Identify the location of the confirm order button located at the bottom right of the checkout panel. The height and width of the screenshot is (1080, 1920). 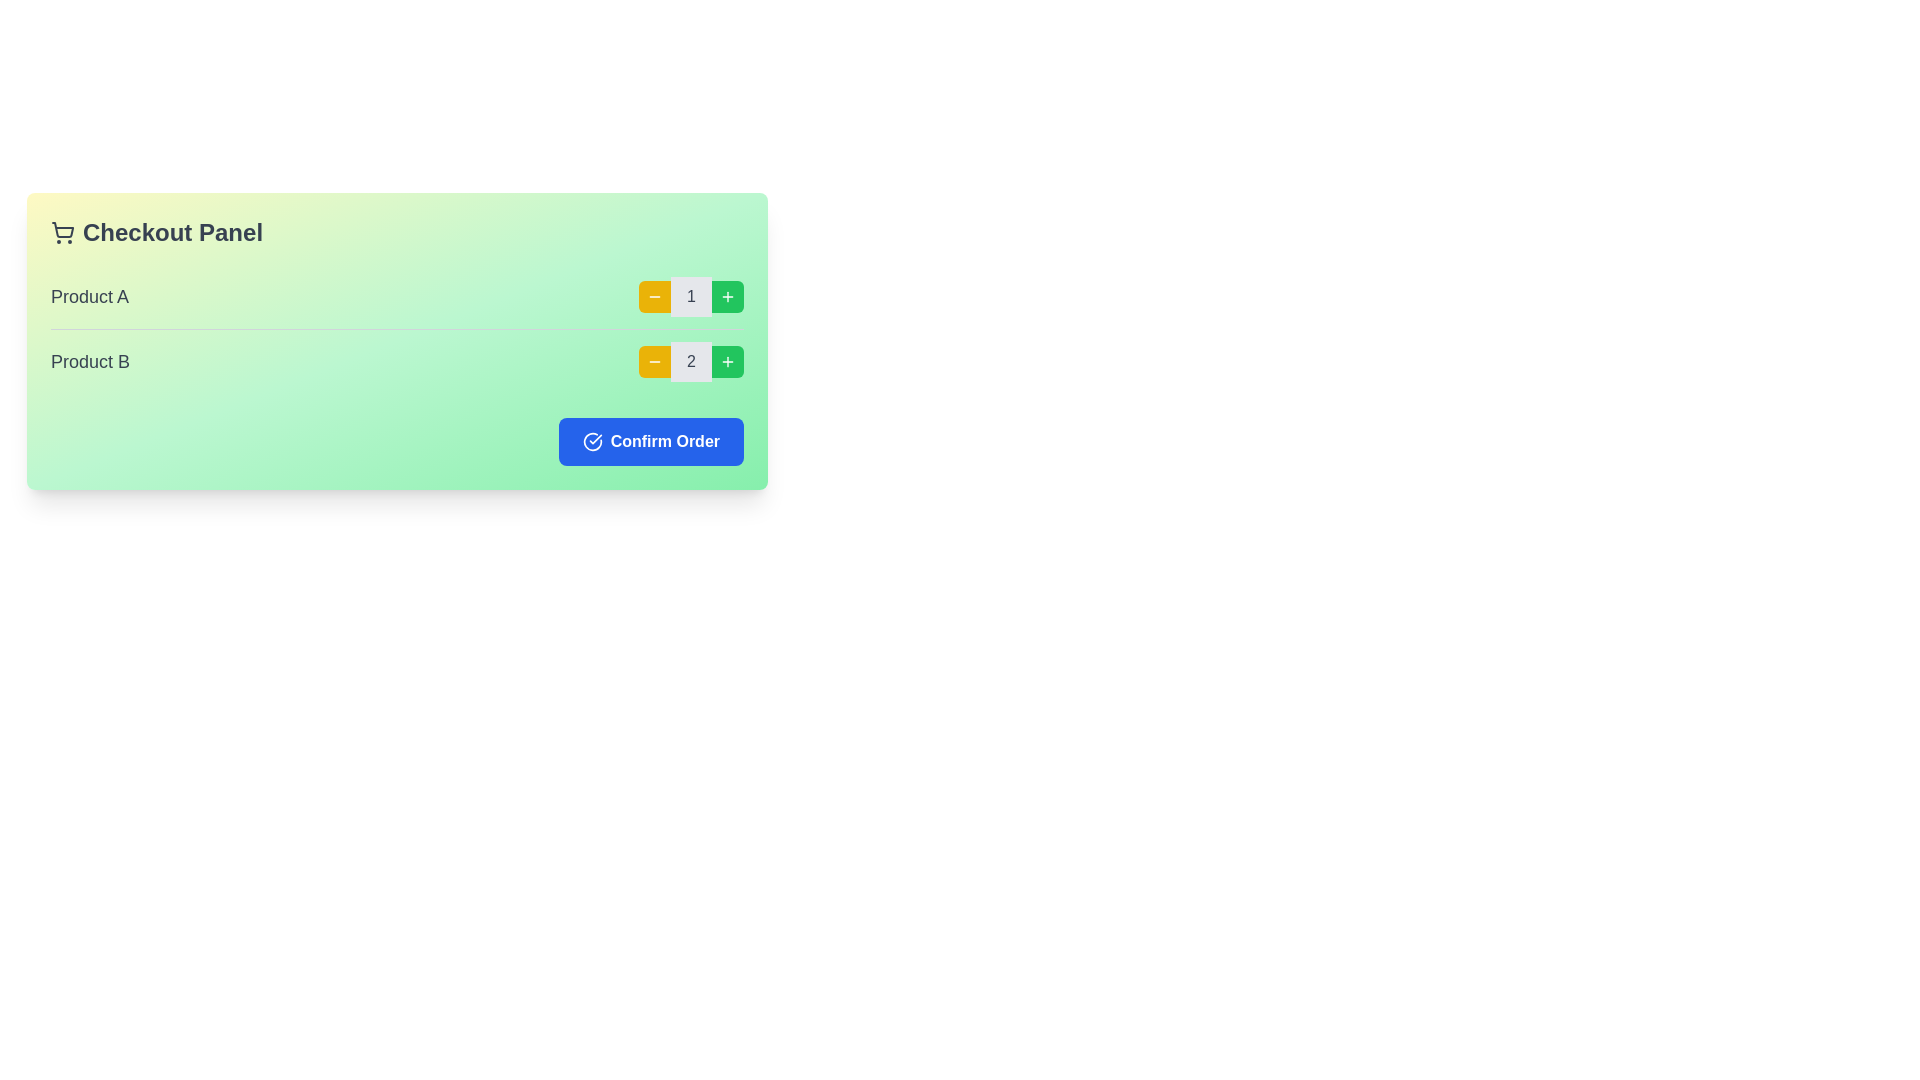
(651, 441).